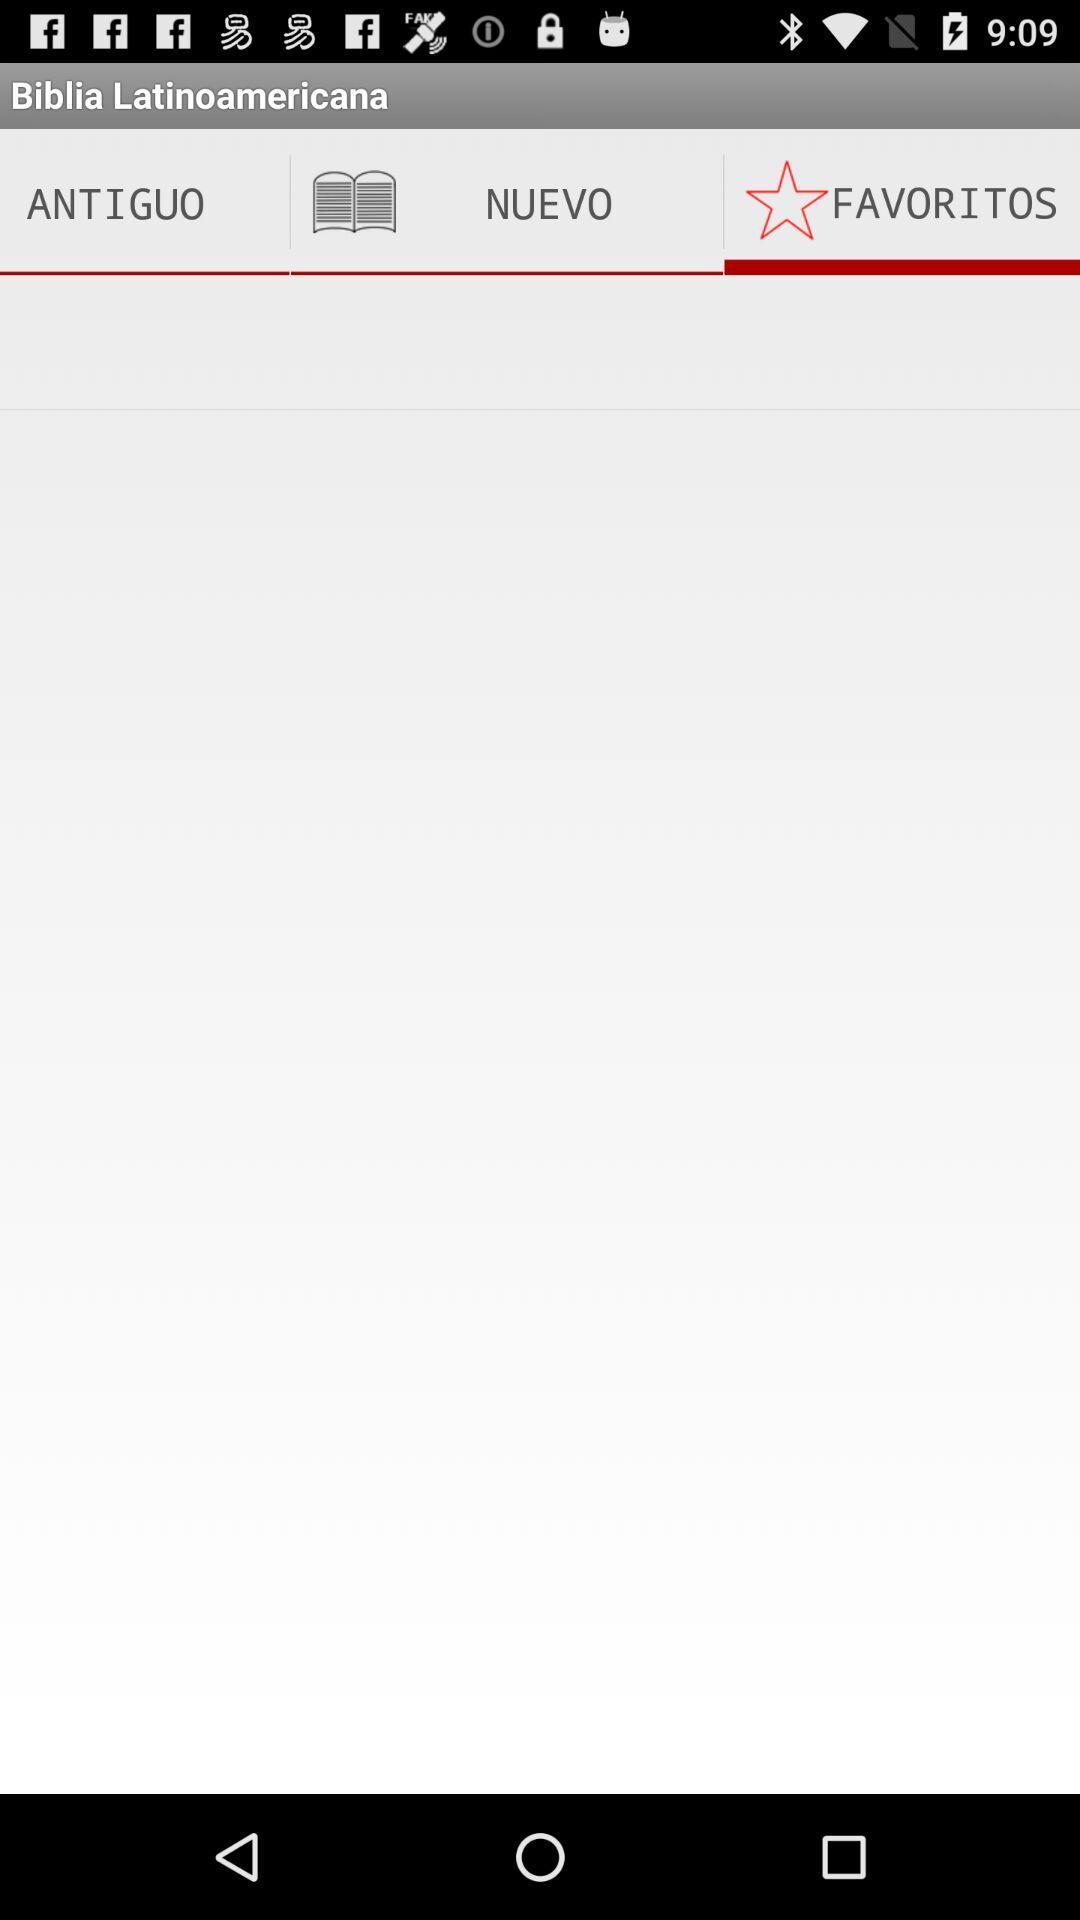 This screenshot has width=1080, height=1920. What do you see at coordinates (143, 202) in the screenshot?
I see `the app below biblia latinoamericana item` at bounding box center [143, 202].